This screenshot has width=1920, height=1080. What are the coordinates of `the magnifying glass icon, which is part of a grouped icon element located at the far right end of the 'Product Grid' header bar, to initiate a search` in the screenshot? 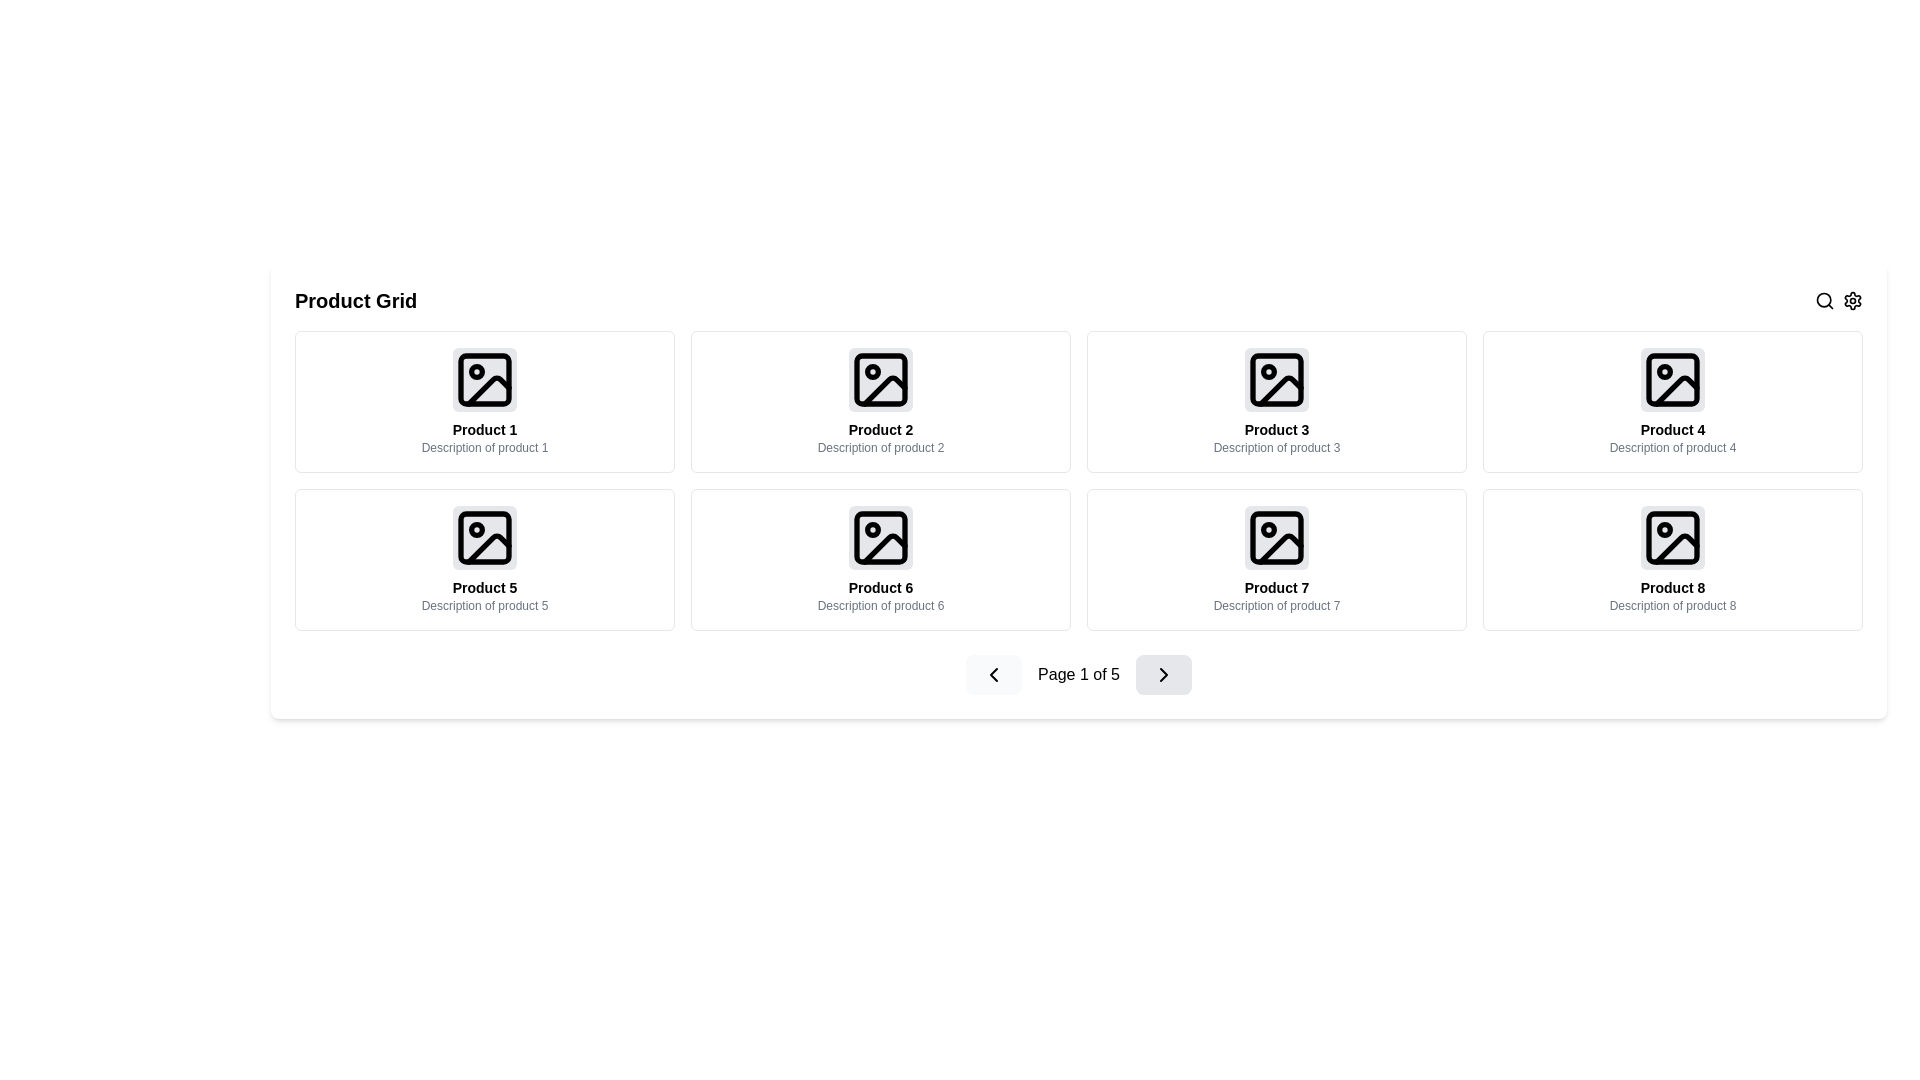 It's located at (1838, 300).